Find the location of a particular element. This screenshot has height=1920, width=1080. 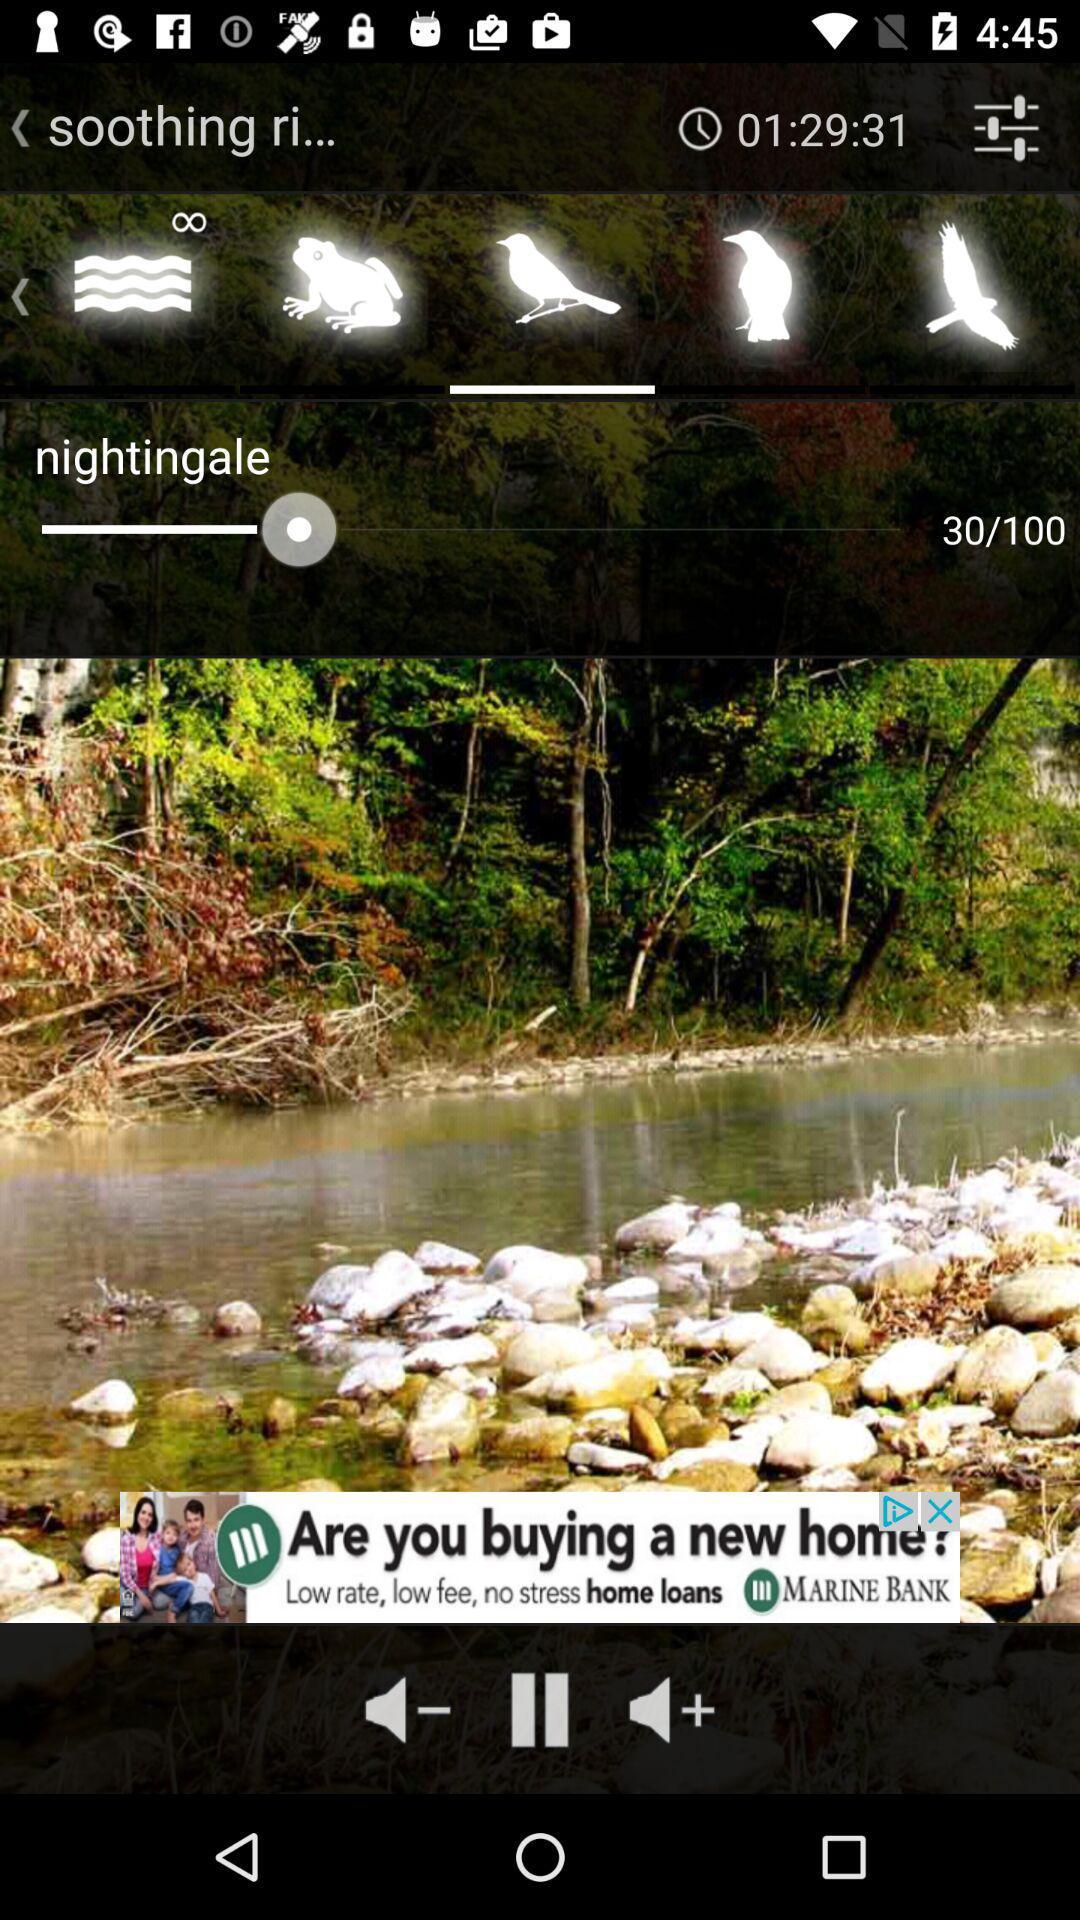

choose the eagle bird is located at coordinates (971, 291).